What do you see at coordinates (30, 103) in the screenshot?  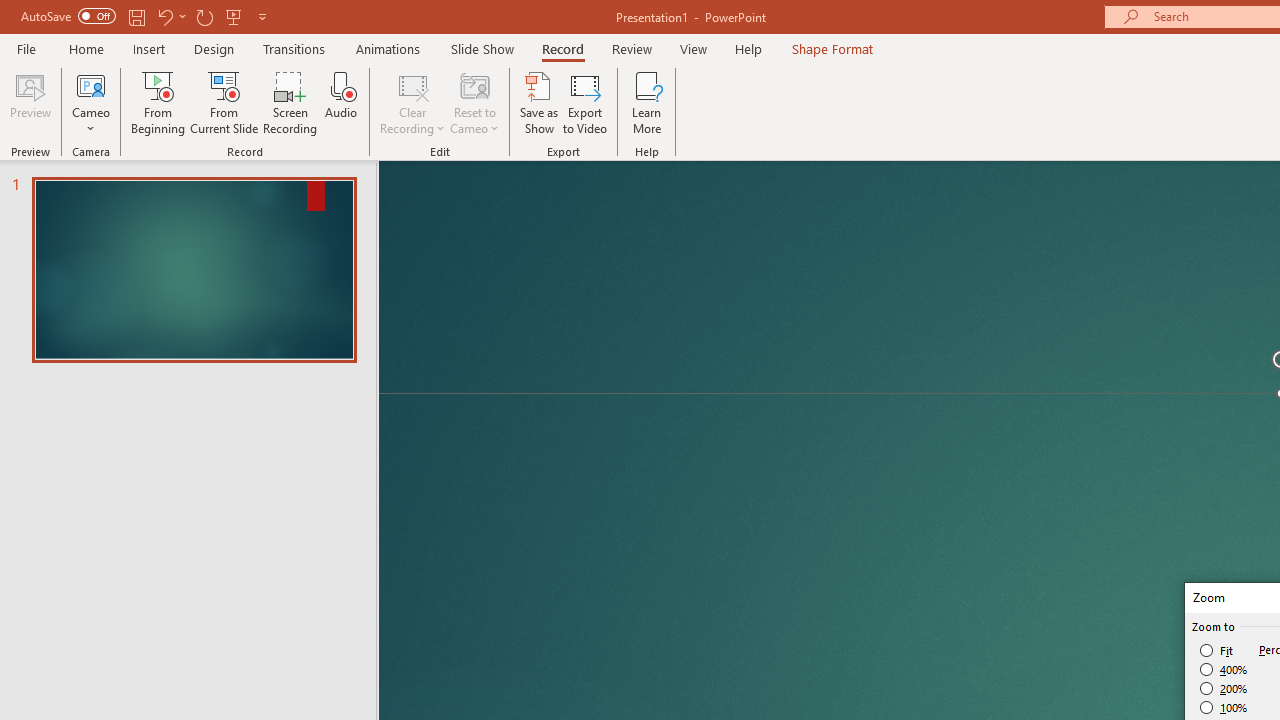 I see `'Preview'` at bounding box center [30, 103].